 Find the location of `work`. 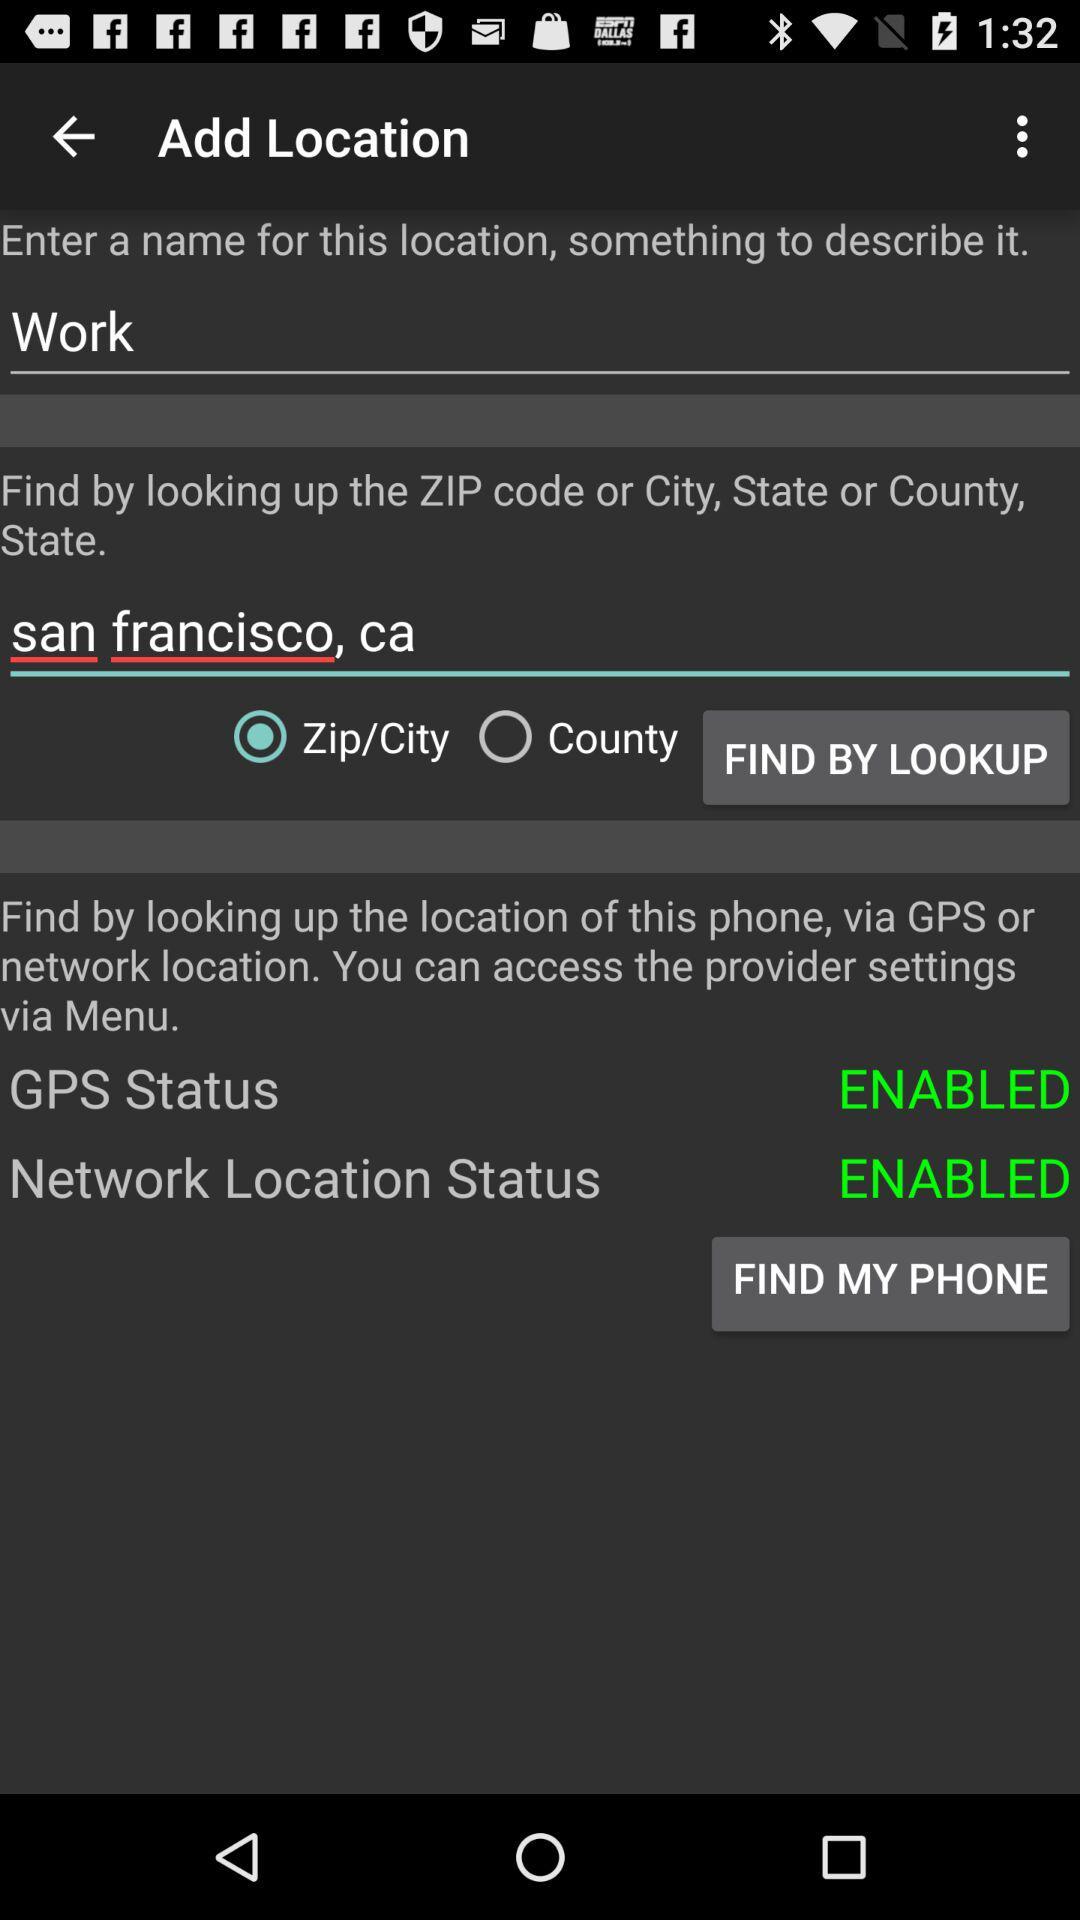

work is located at coordinates (540, 330).